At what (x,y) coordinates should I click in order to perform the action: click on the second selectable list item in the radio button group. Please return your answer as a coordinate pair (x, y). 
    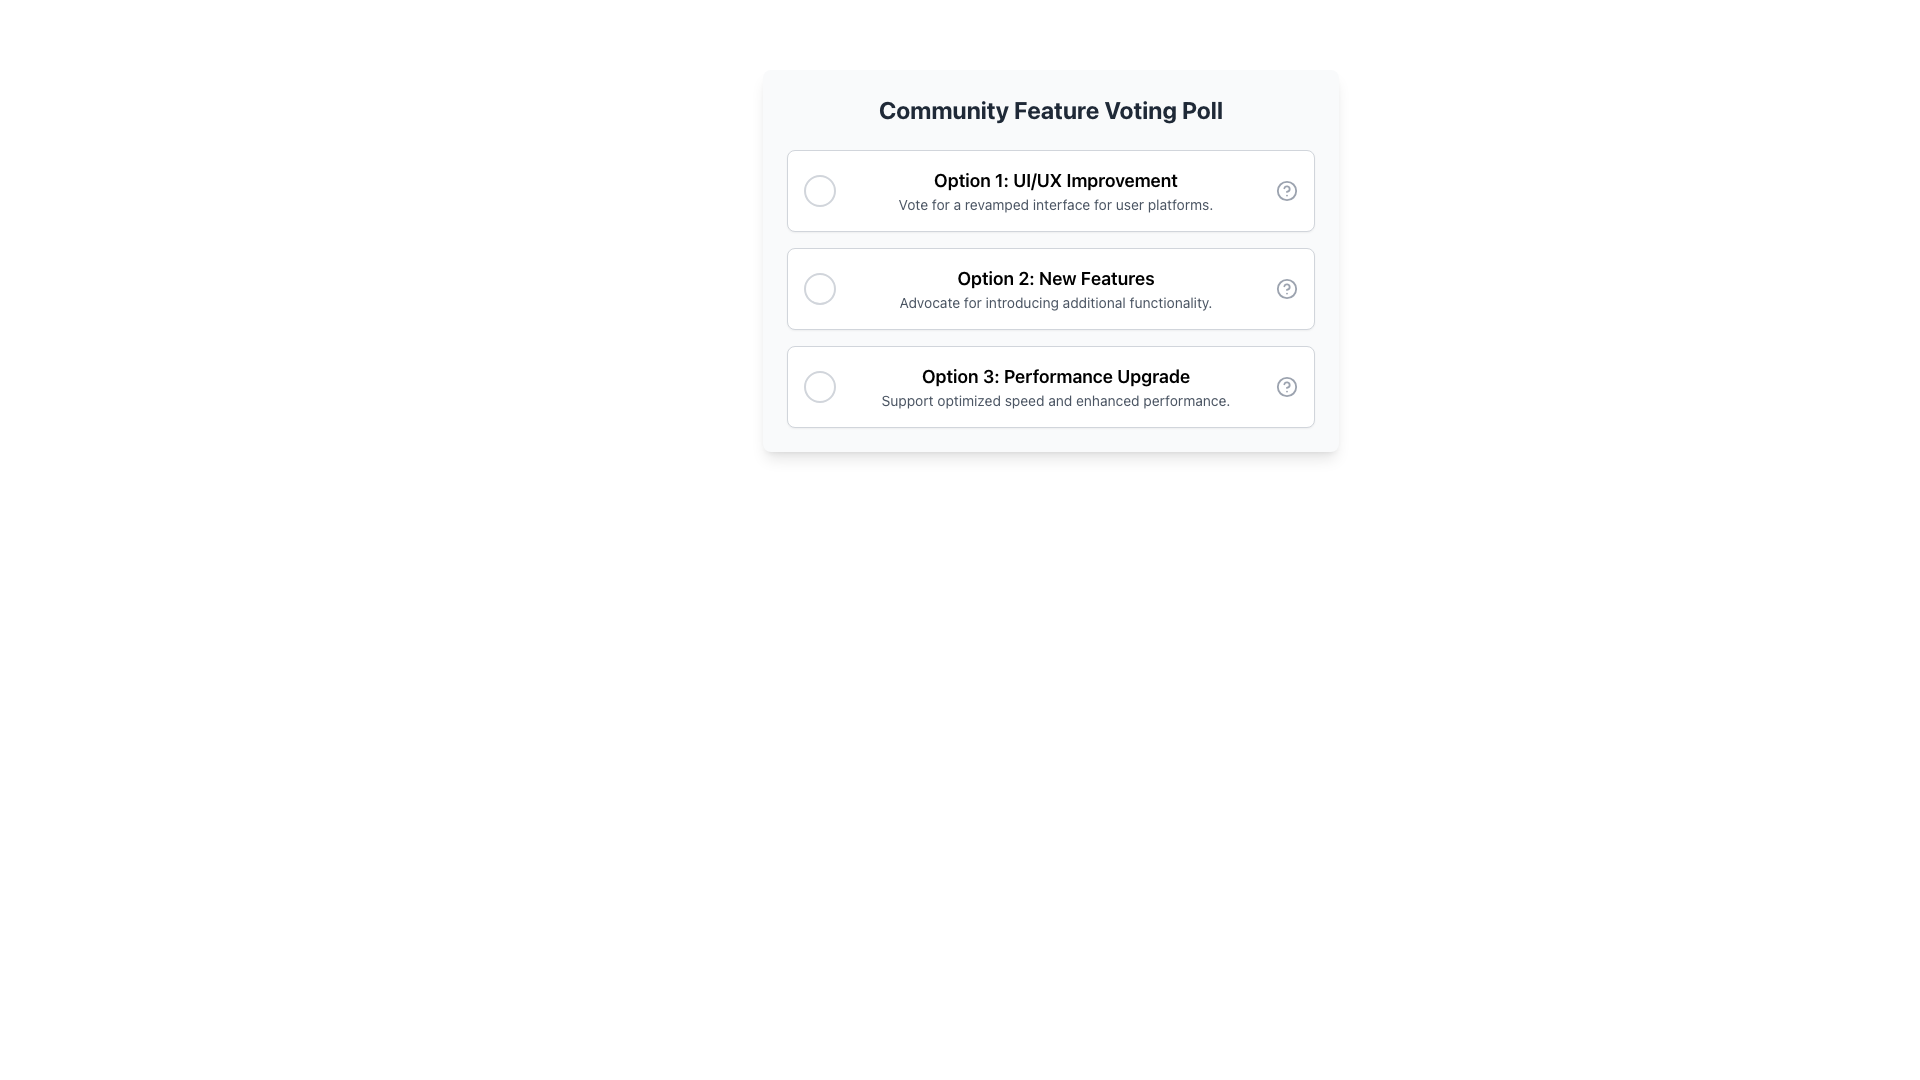
    Looking at the image, I should click on (1050, 289).